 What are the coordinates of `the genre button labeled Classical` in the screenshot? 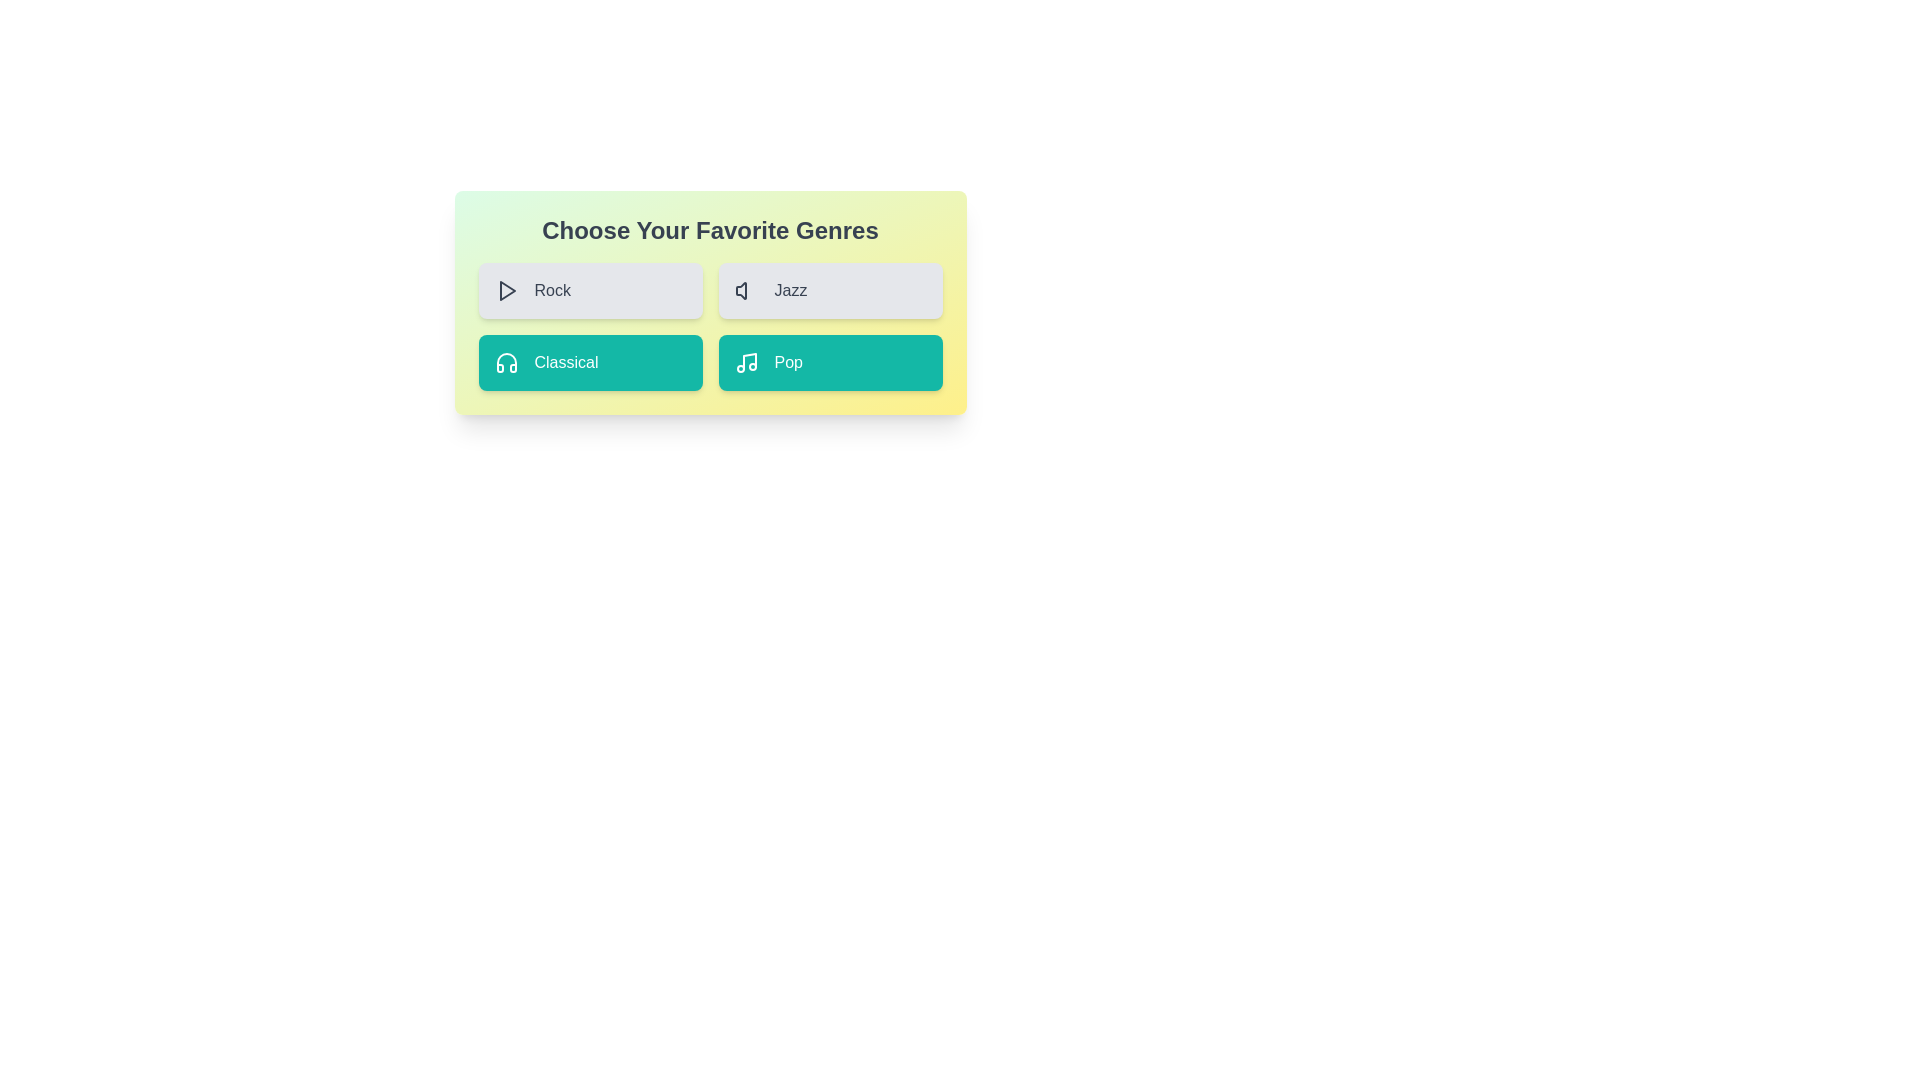 It's located at (589, 362).